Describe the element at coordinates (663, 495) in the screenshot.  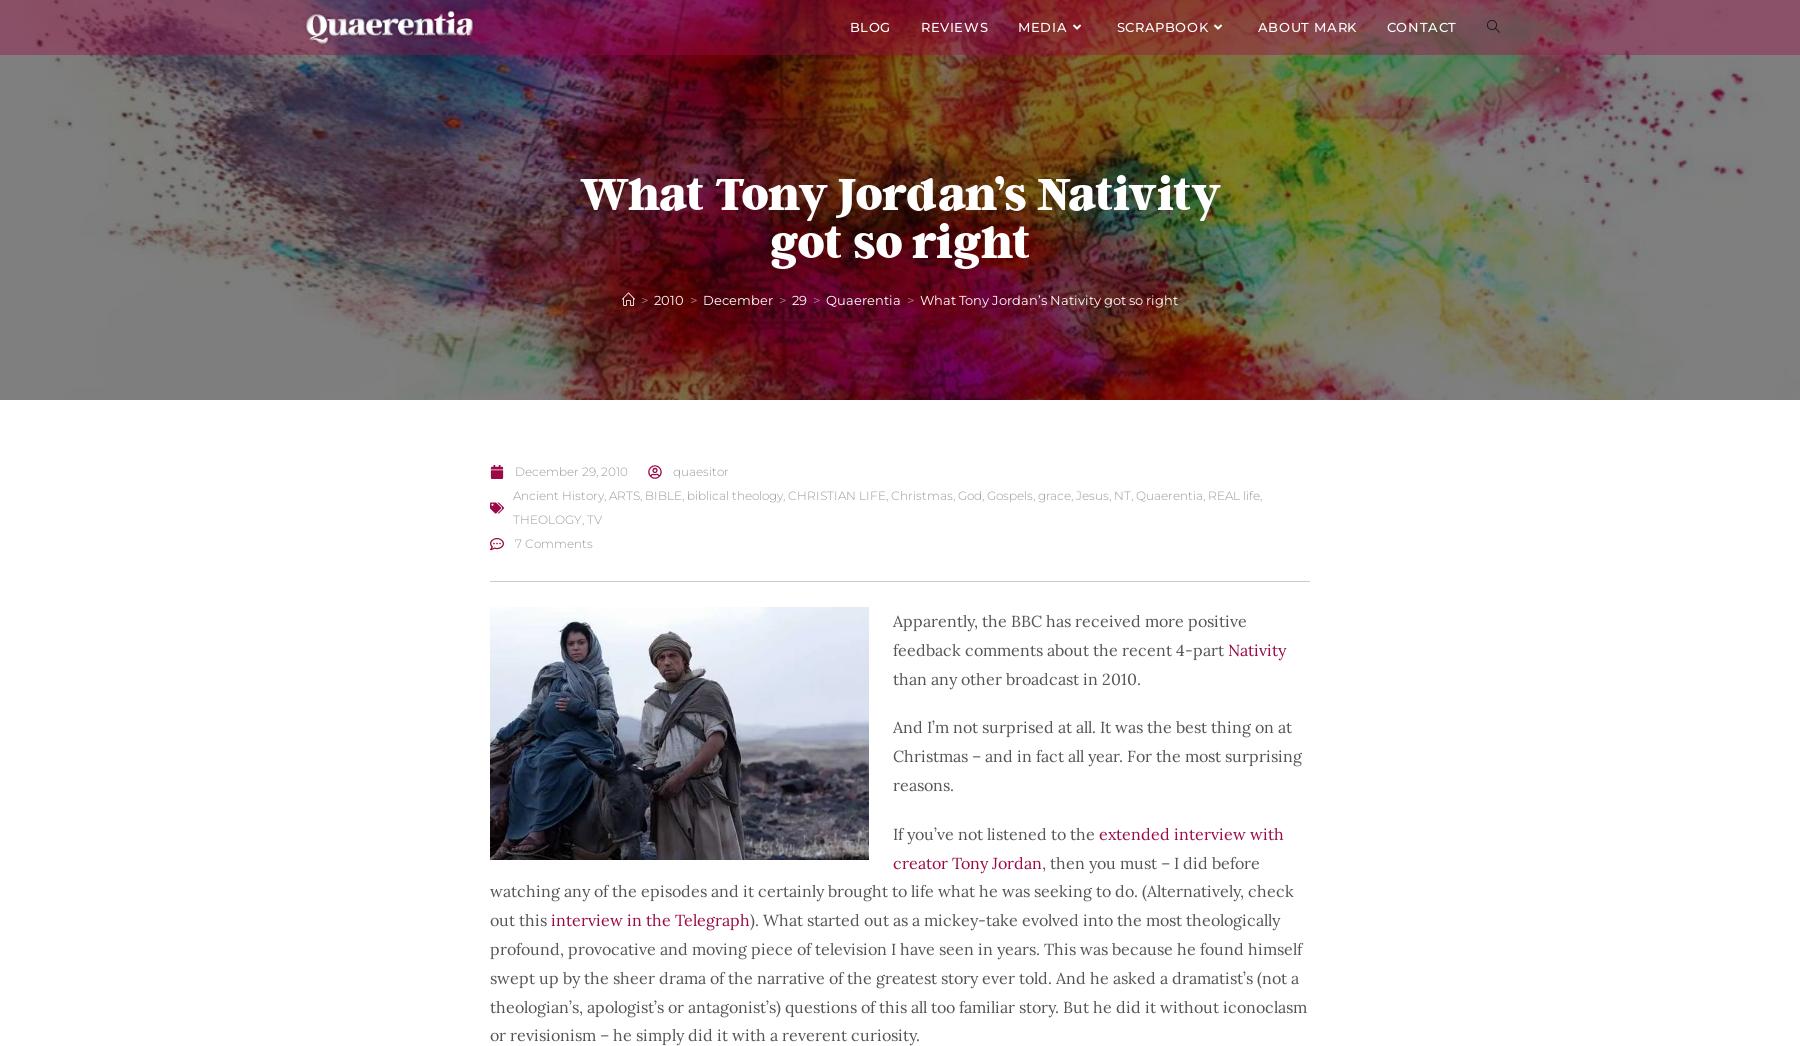
I see `'BIBLE'` at that location.